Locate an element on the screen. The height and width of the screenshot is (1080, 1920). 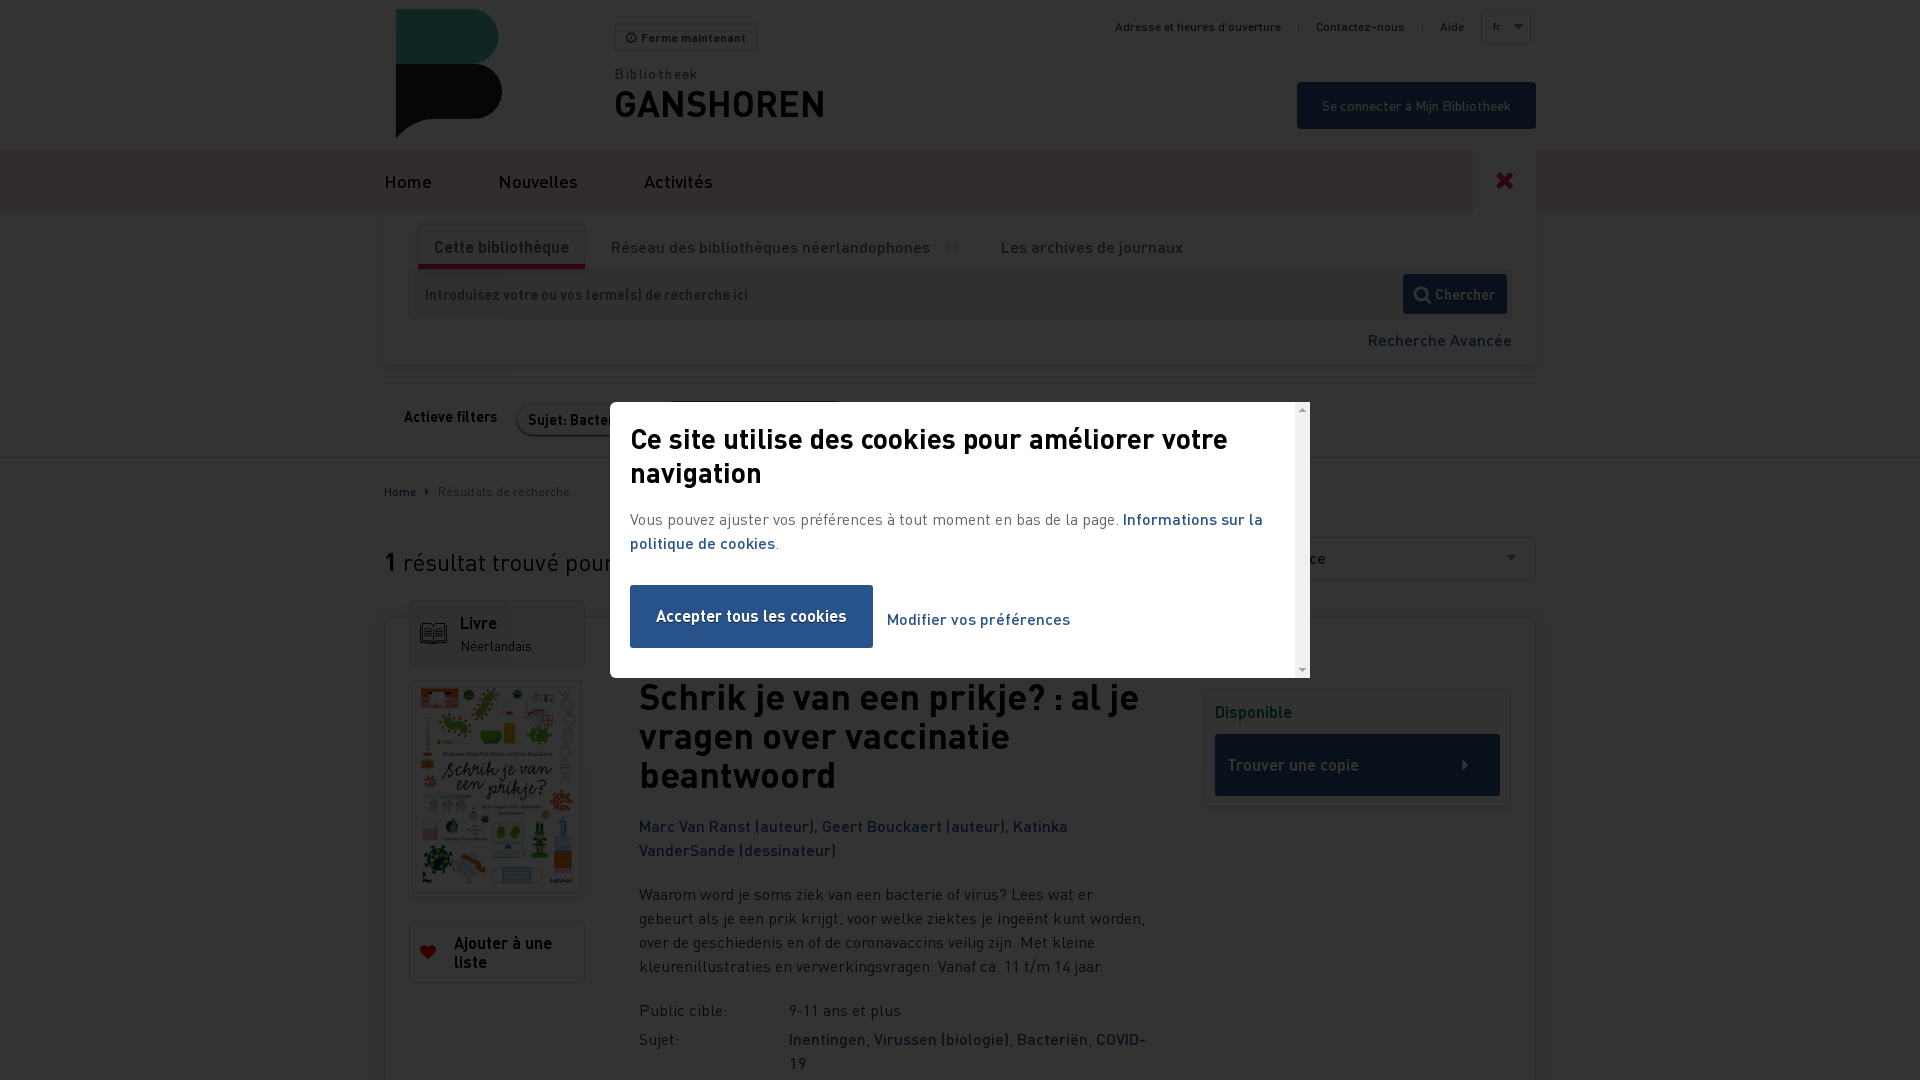
'Nouvelles' is located at coordinates (537, 180).